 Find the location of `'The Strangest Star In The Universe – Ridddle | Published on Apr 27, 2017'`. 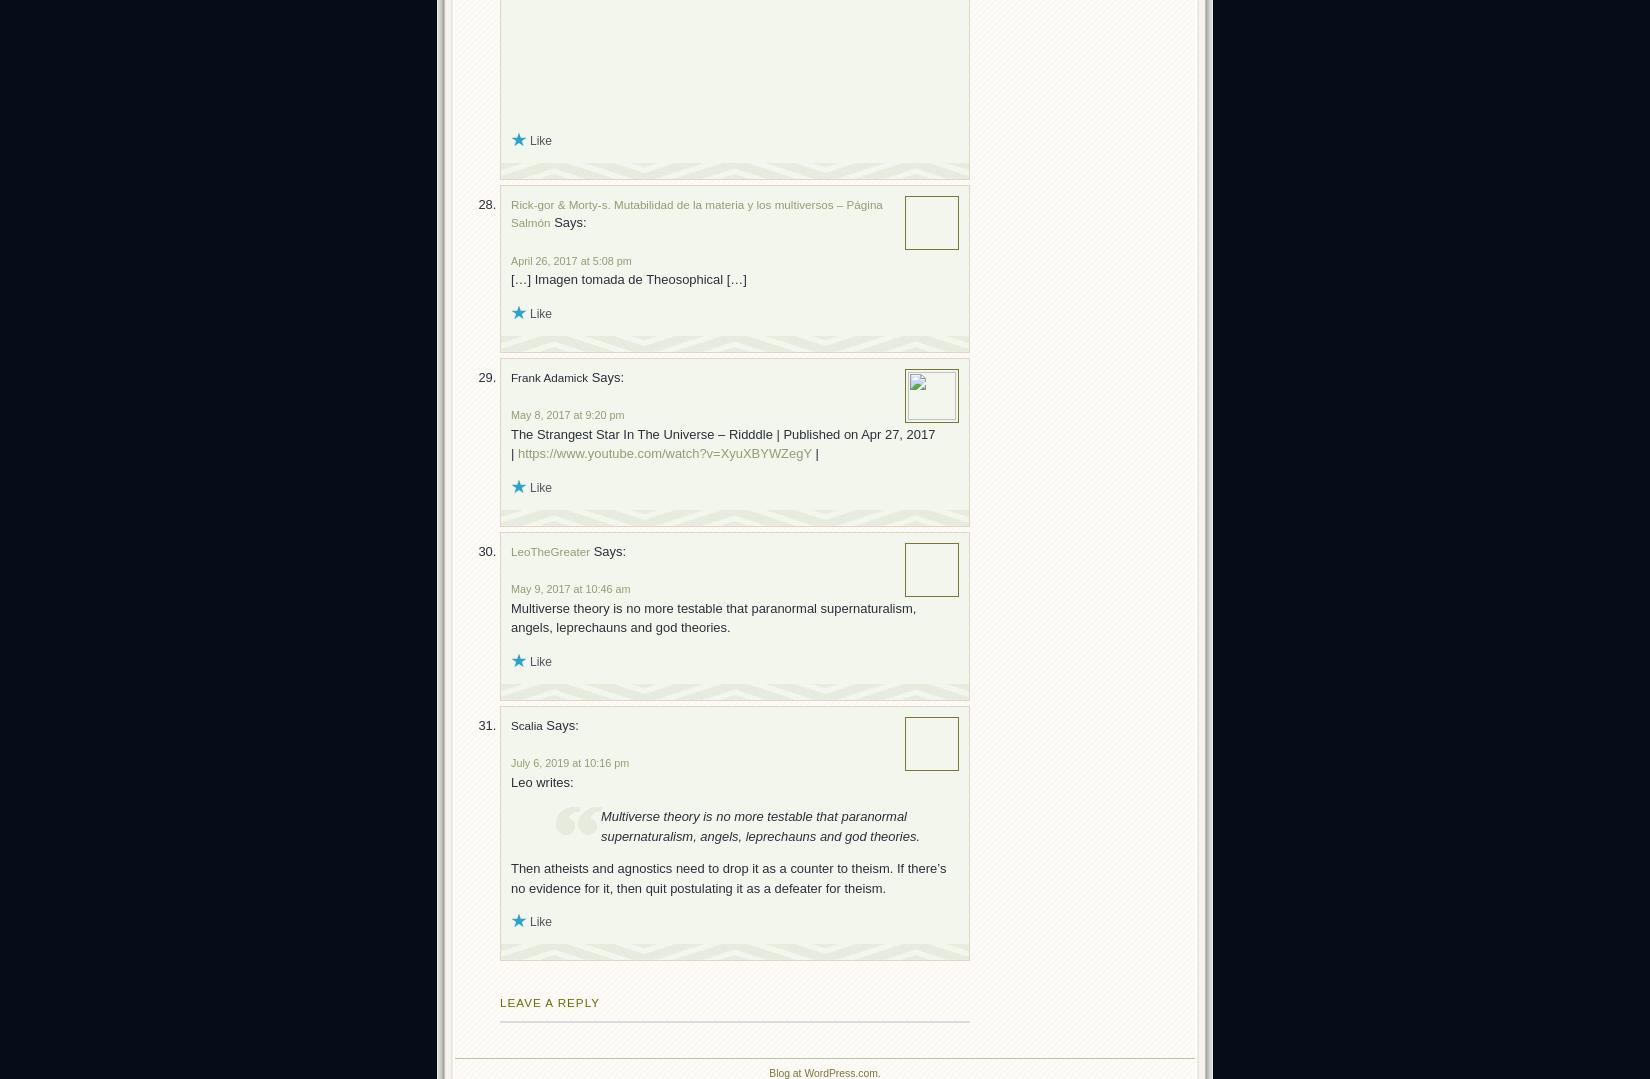

'The Strangest Star In The Universe – Ridddle | Published on Apr 27, 2017' is located at coordinates (722, 433).